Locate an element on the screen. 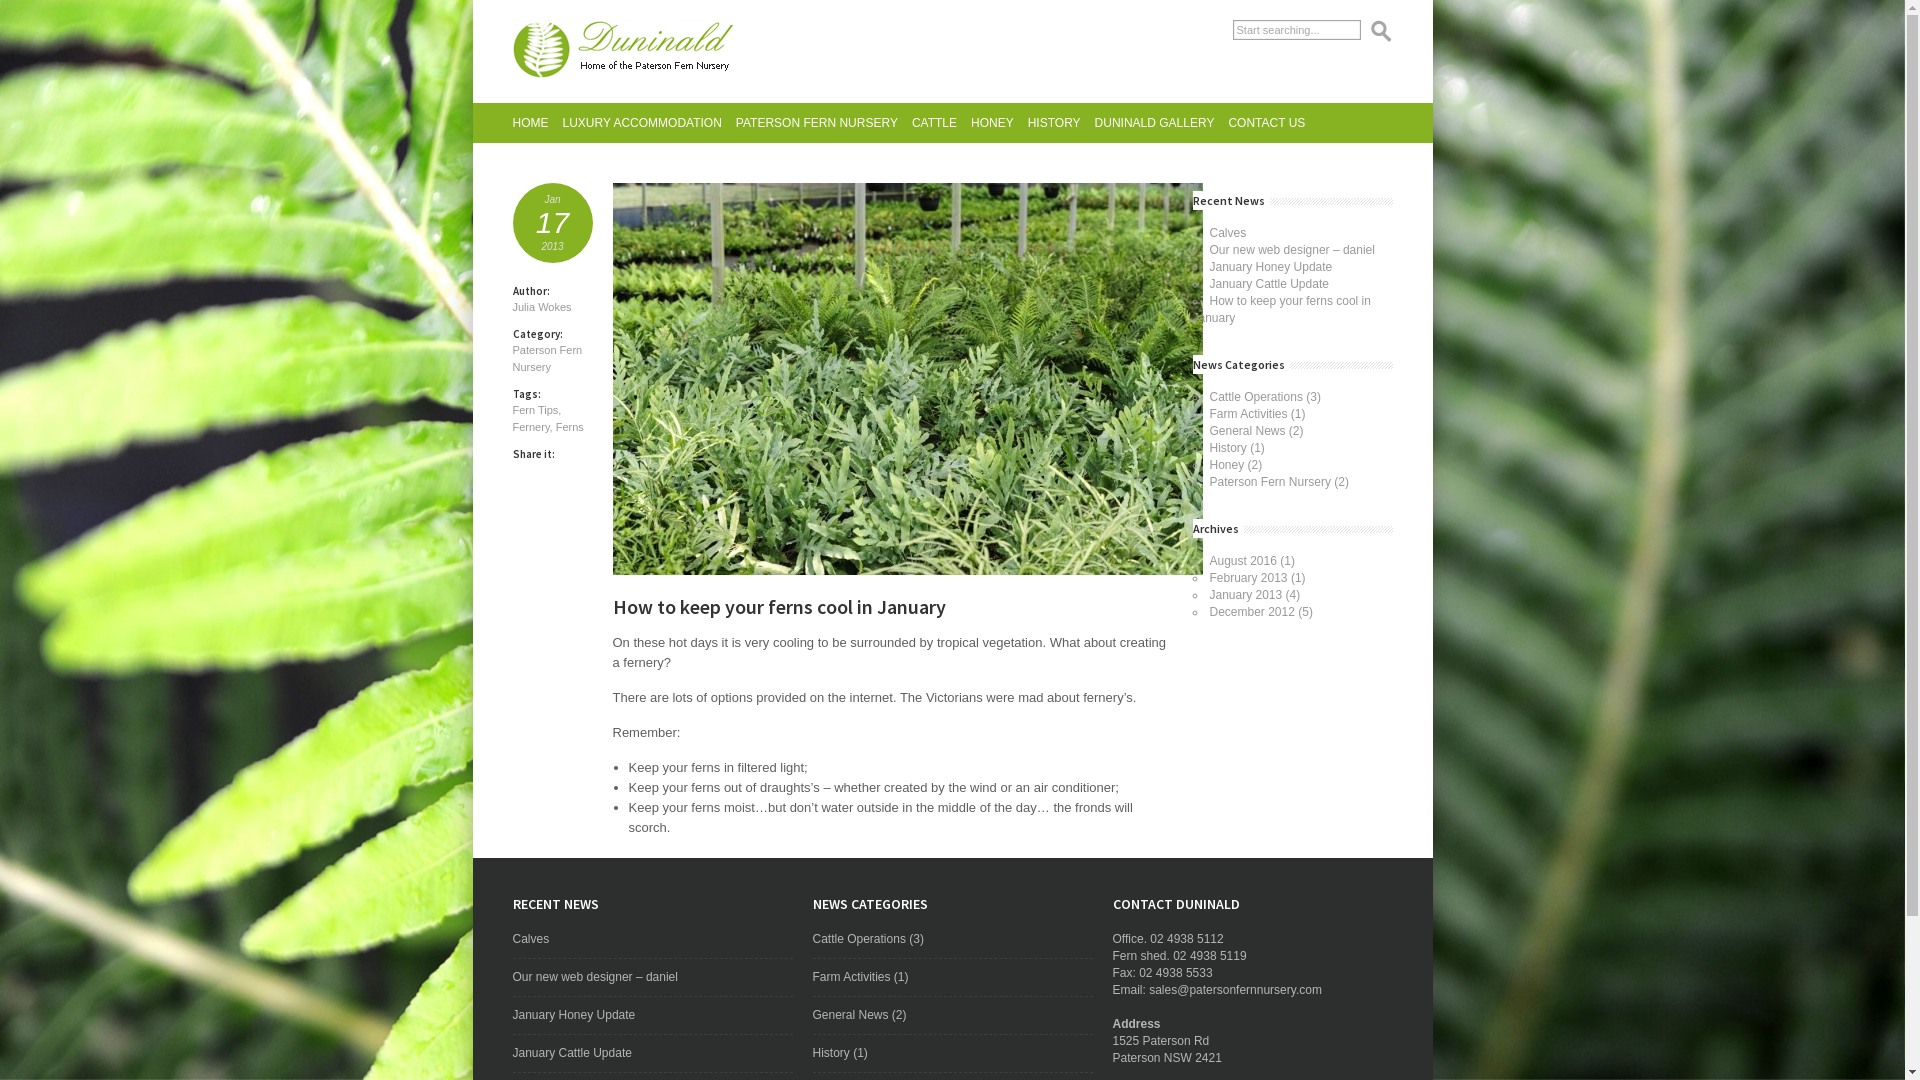 The width and height of the screenshot is (1920, 1080). 'HOME' is located at coordinates (529, 123).